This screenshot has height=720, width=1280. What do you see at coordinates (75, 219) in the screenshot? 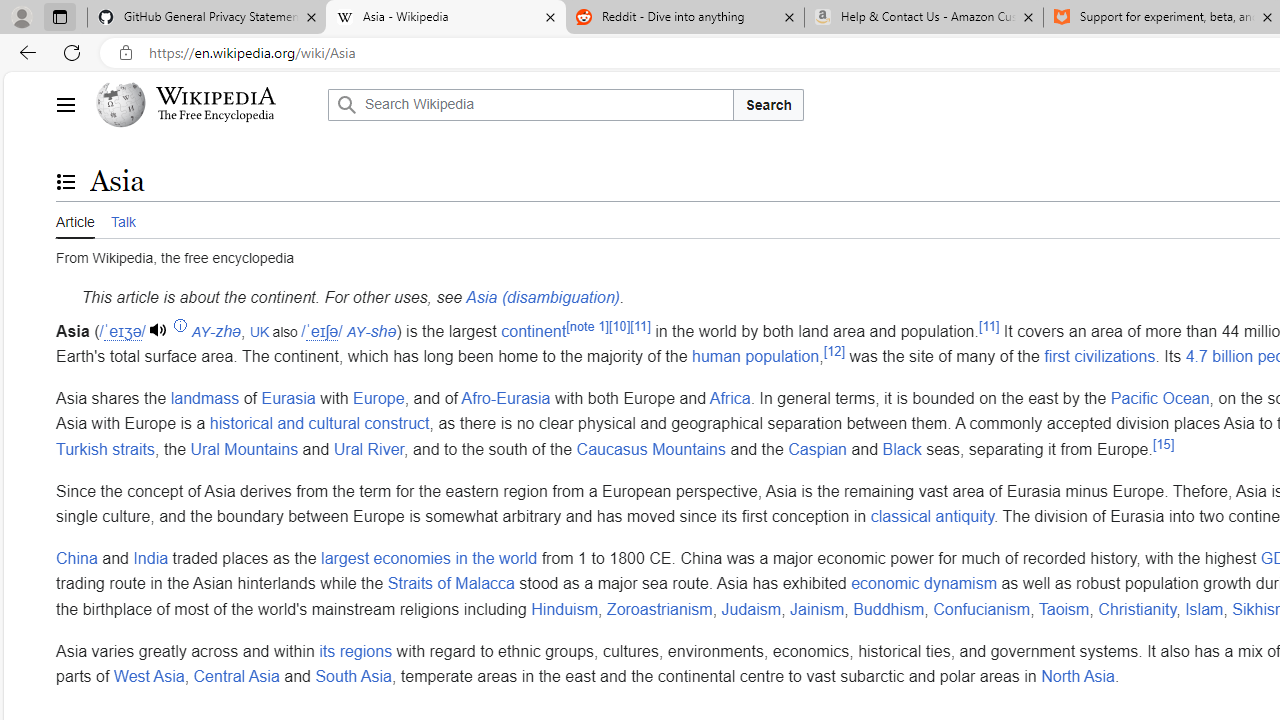
I see `'Article'` at bounding box center [75, 219].